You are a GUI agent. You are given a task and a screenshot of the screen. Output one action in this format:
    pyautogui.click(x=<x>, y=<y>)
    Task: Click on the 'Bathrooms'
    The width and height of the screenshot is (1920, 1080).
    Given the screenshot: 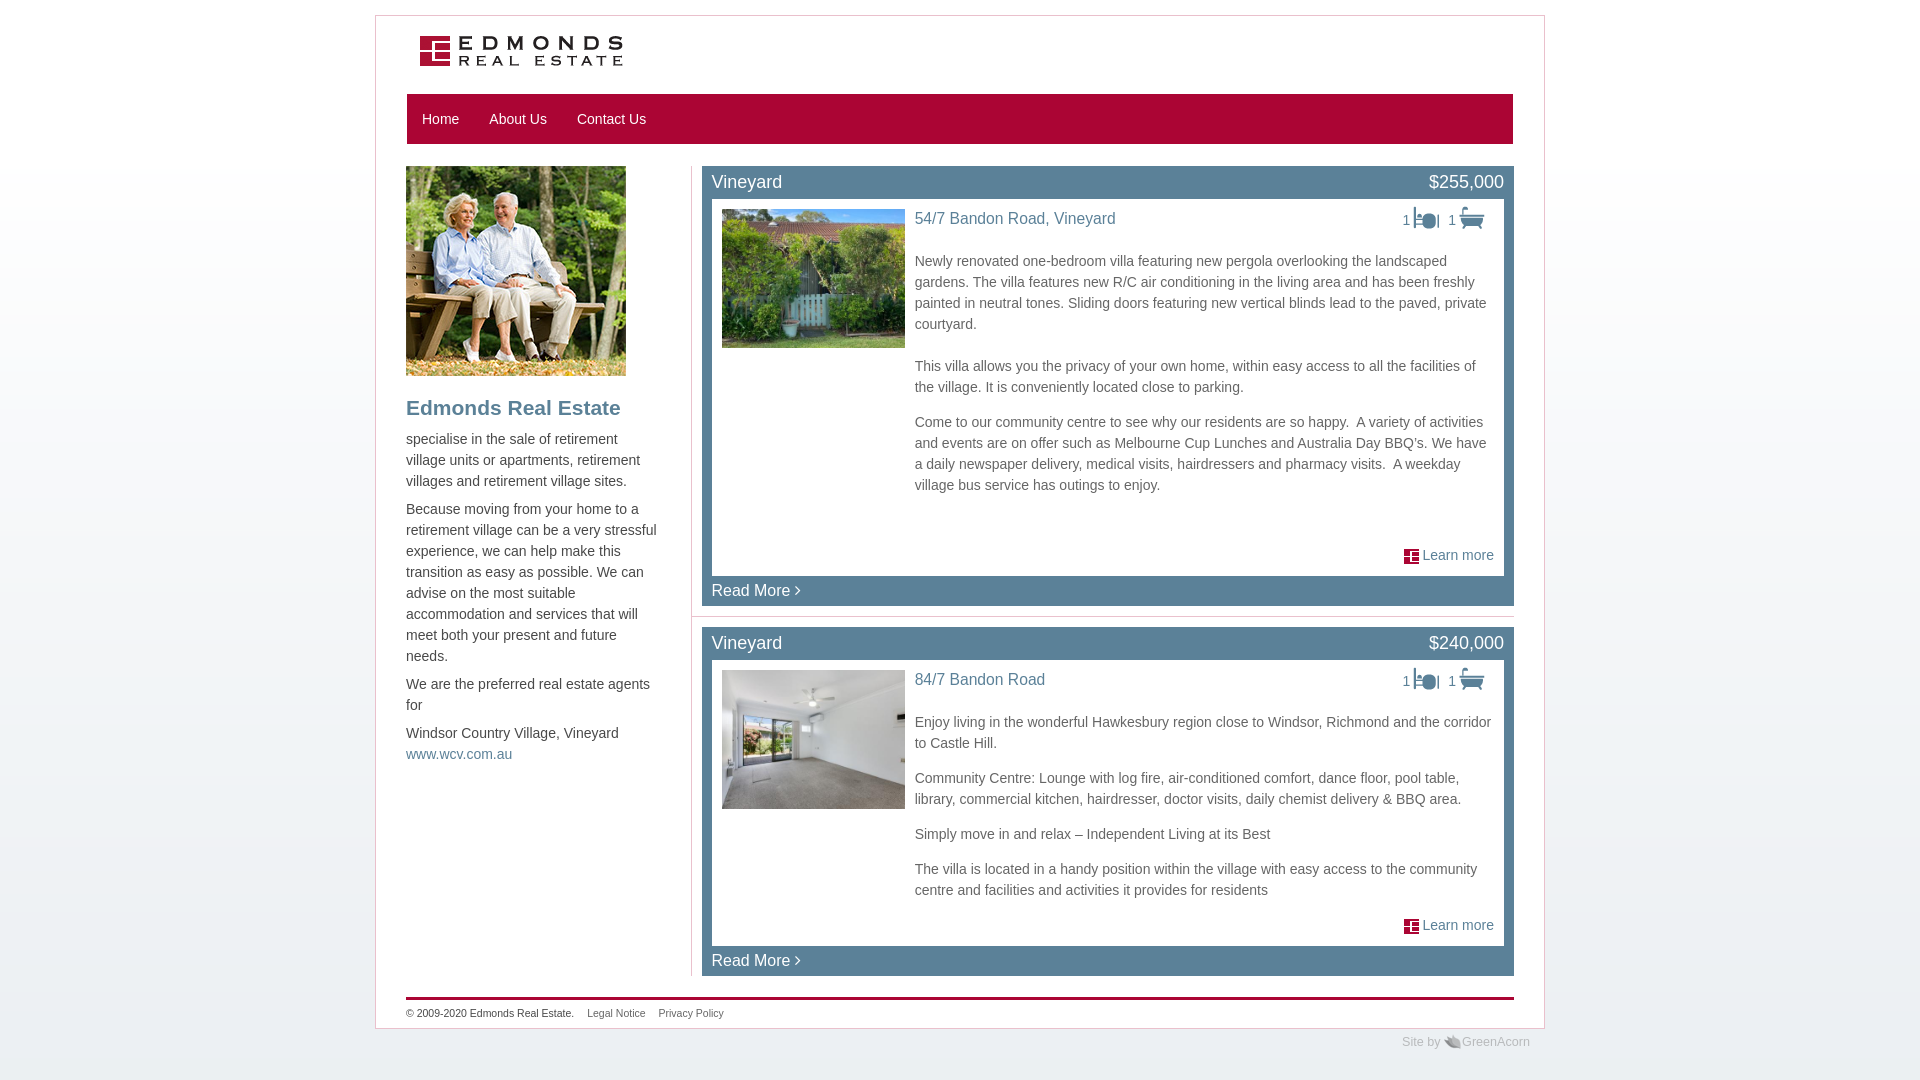 What is the action you would take?
    pyautogui.click(x=1474, y=677)
    